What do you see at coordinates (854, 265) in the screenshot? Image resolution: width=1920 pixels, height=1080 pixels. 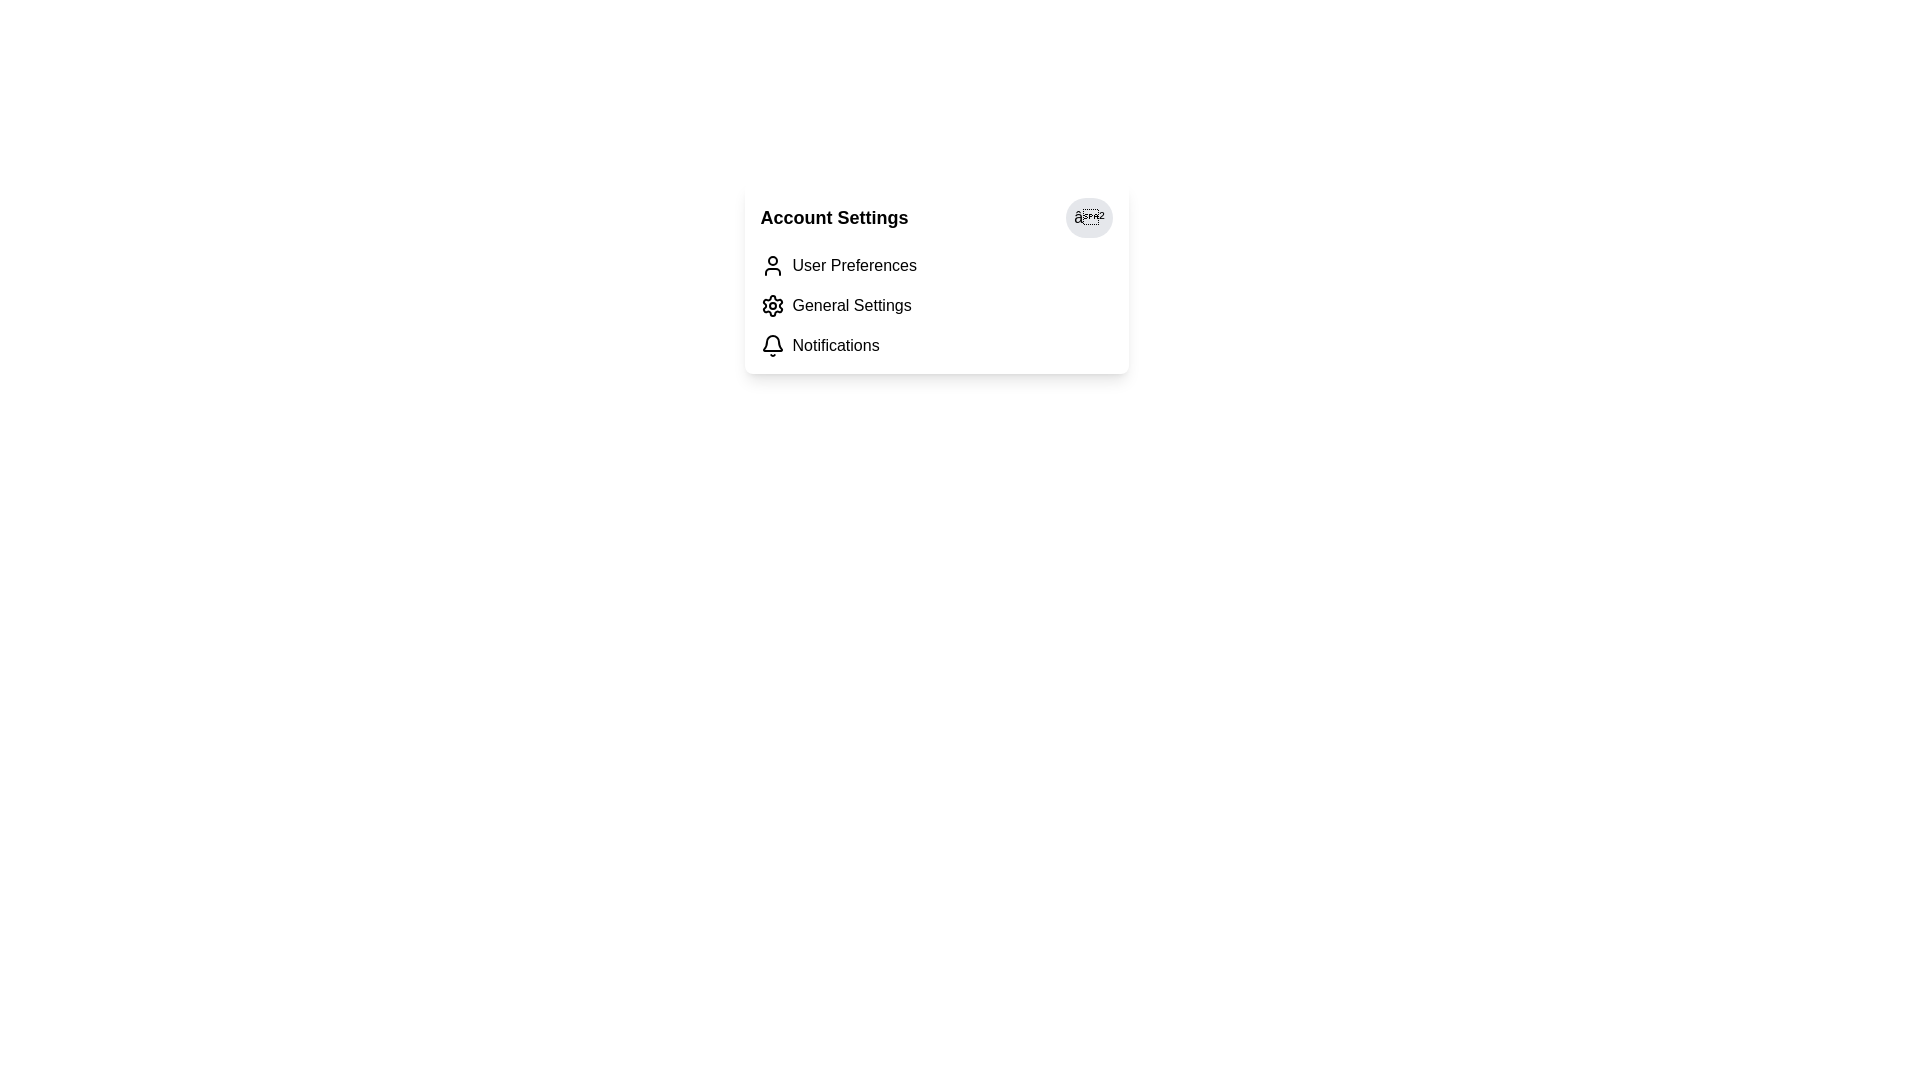 I see `the 'Account Settings' label, which is the first option in the dropdown menu` at bounding box center [854, 265].